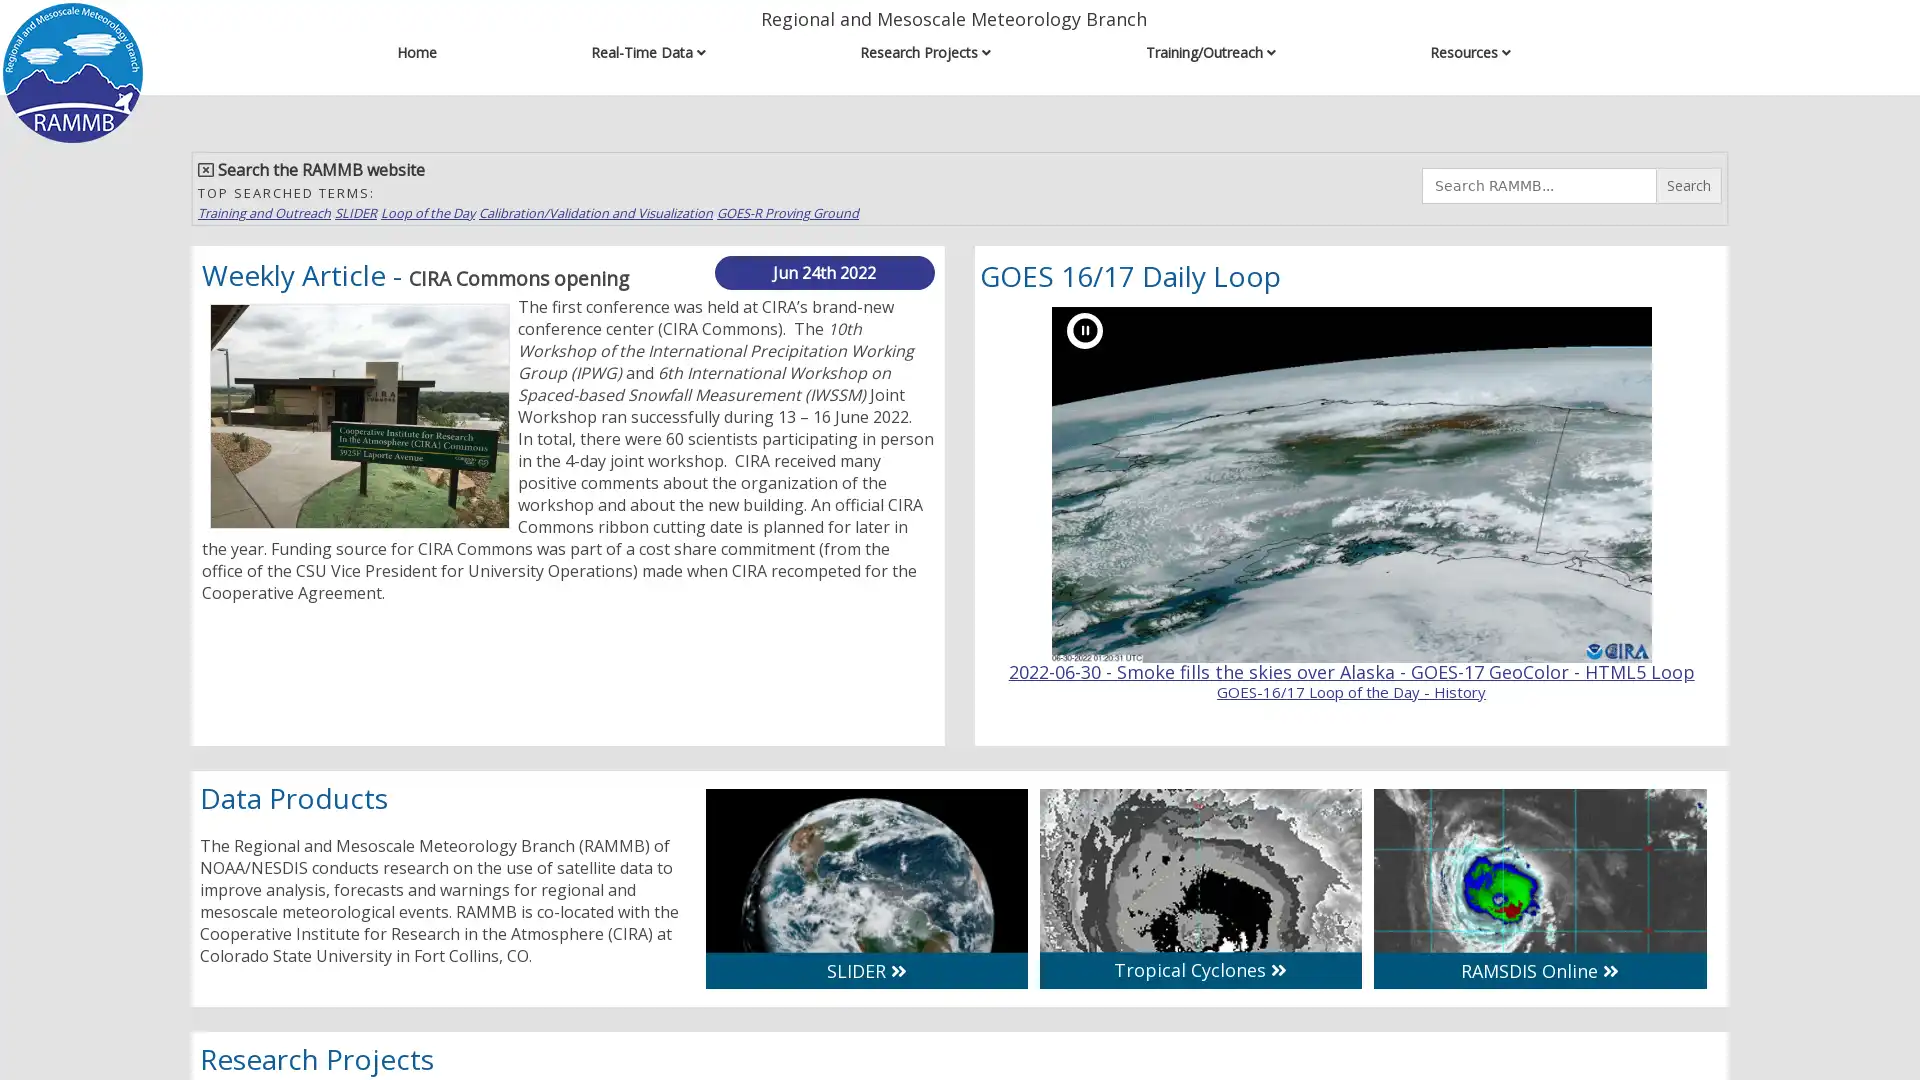  What do you see at coordinates (1083, 329) in the screenshot?
I see `static image` at bounding box center [1083, 329].